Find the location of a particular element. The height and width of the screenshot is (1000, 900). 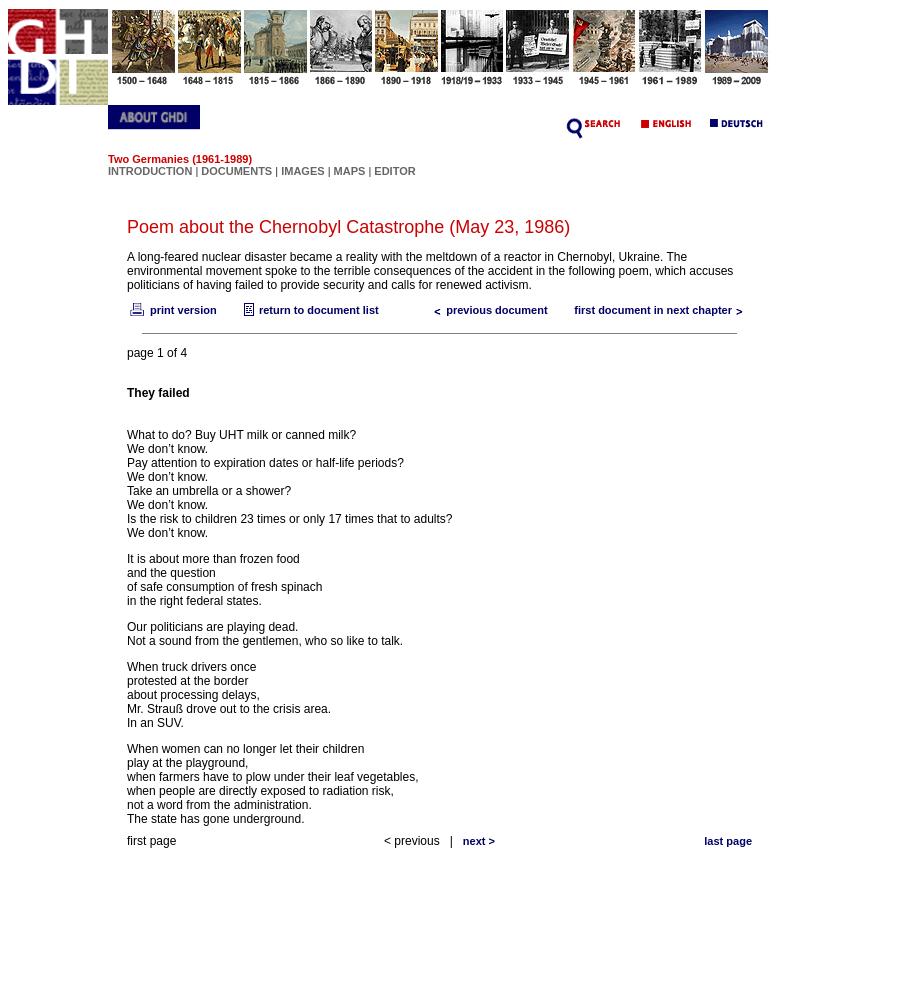

'Mr. Strauß drove out to the crisis area.' is located at coordinates (126, 708).